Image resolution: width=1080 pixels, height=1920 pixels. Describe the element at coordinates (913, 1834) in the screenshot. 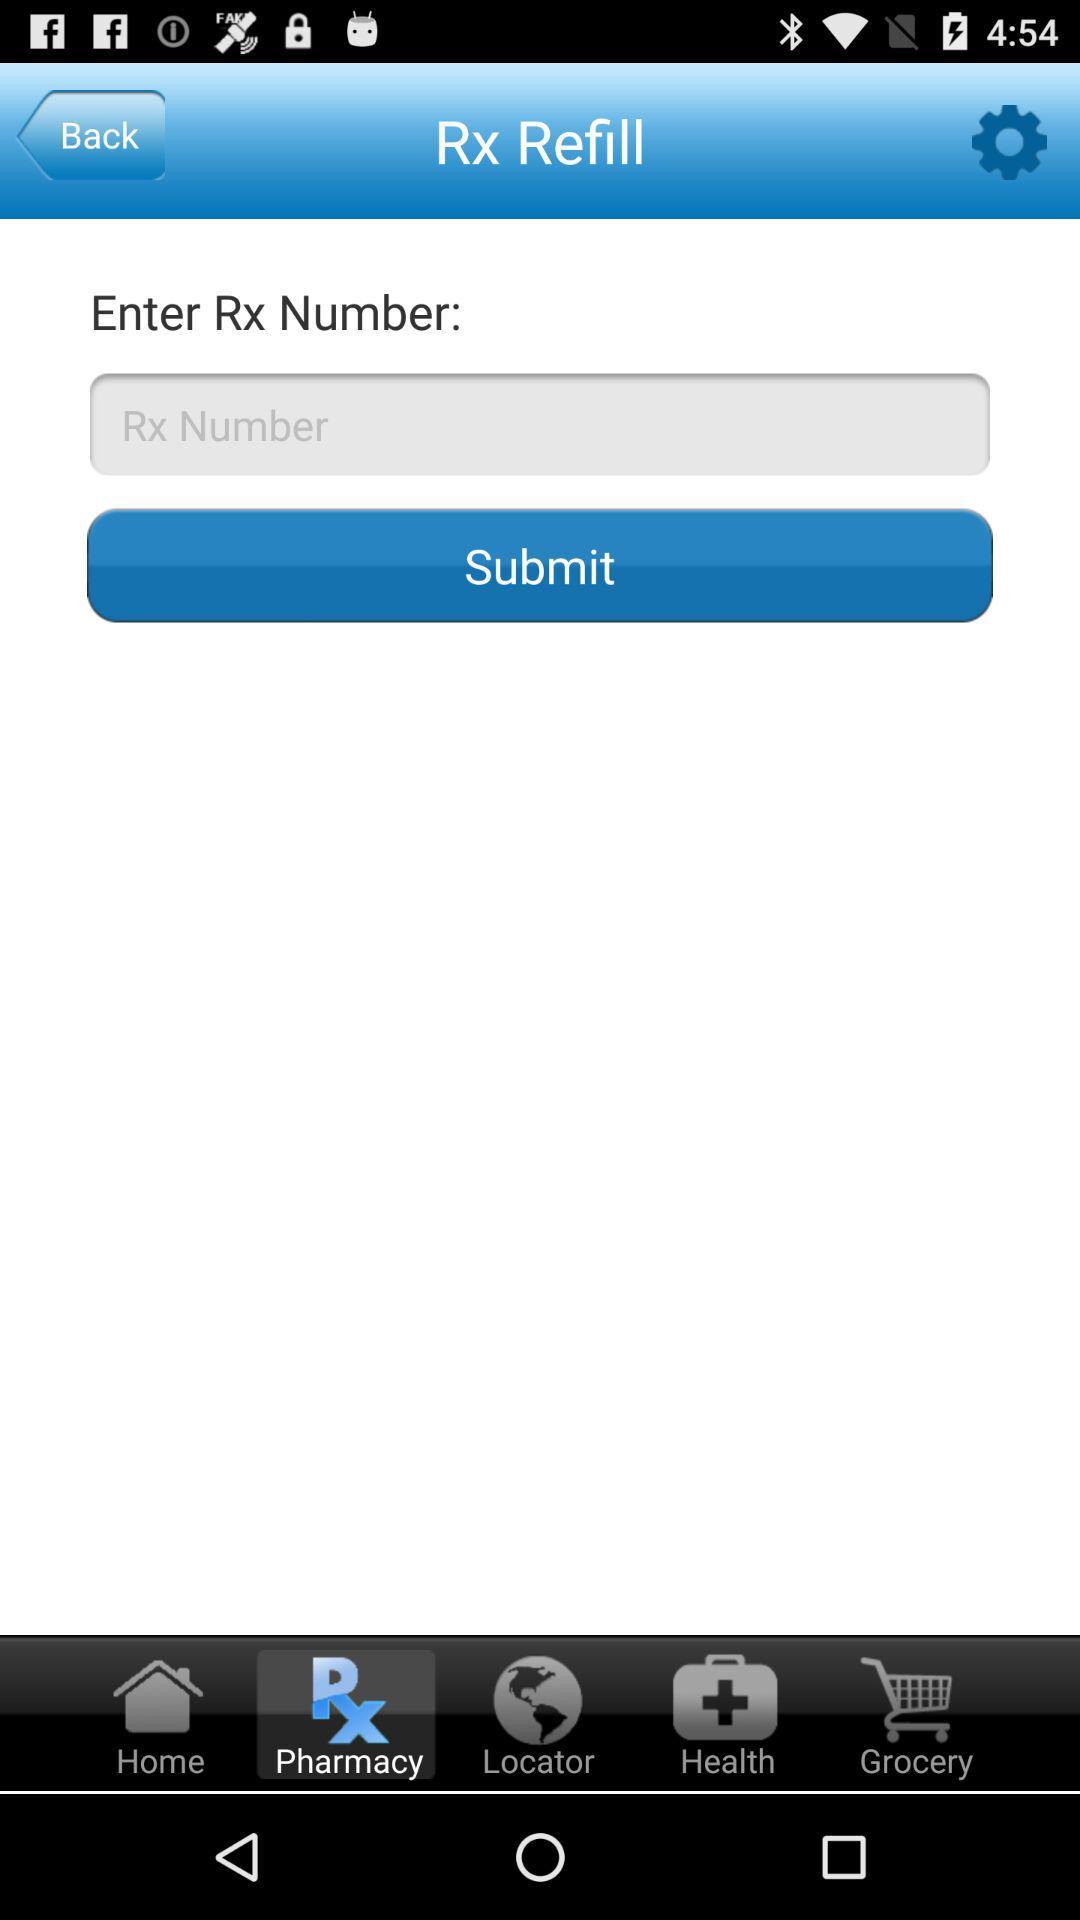

I see `the cart icon` at that location.